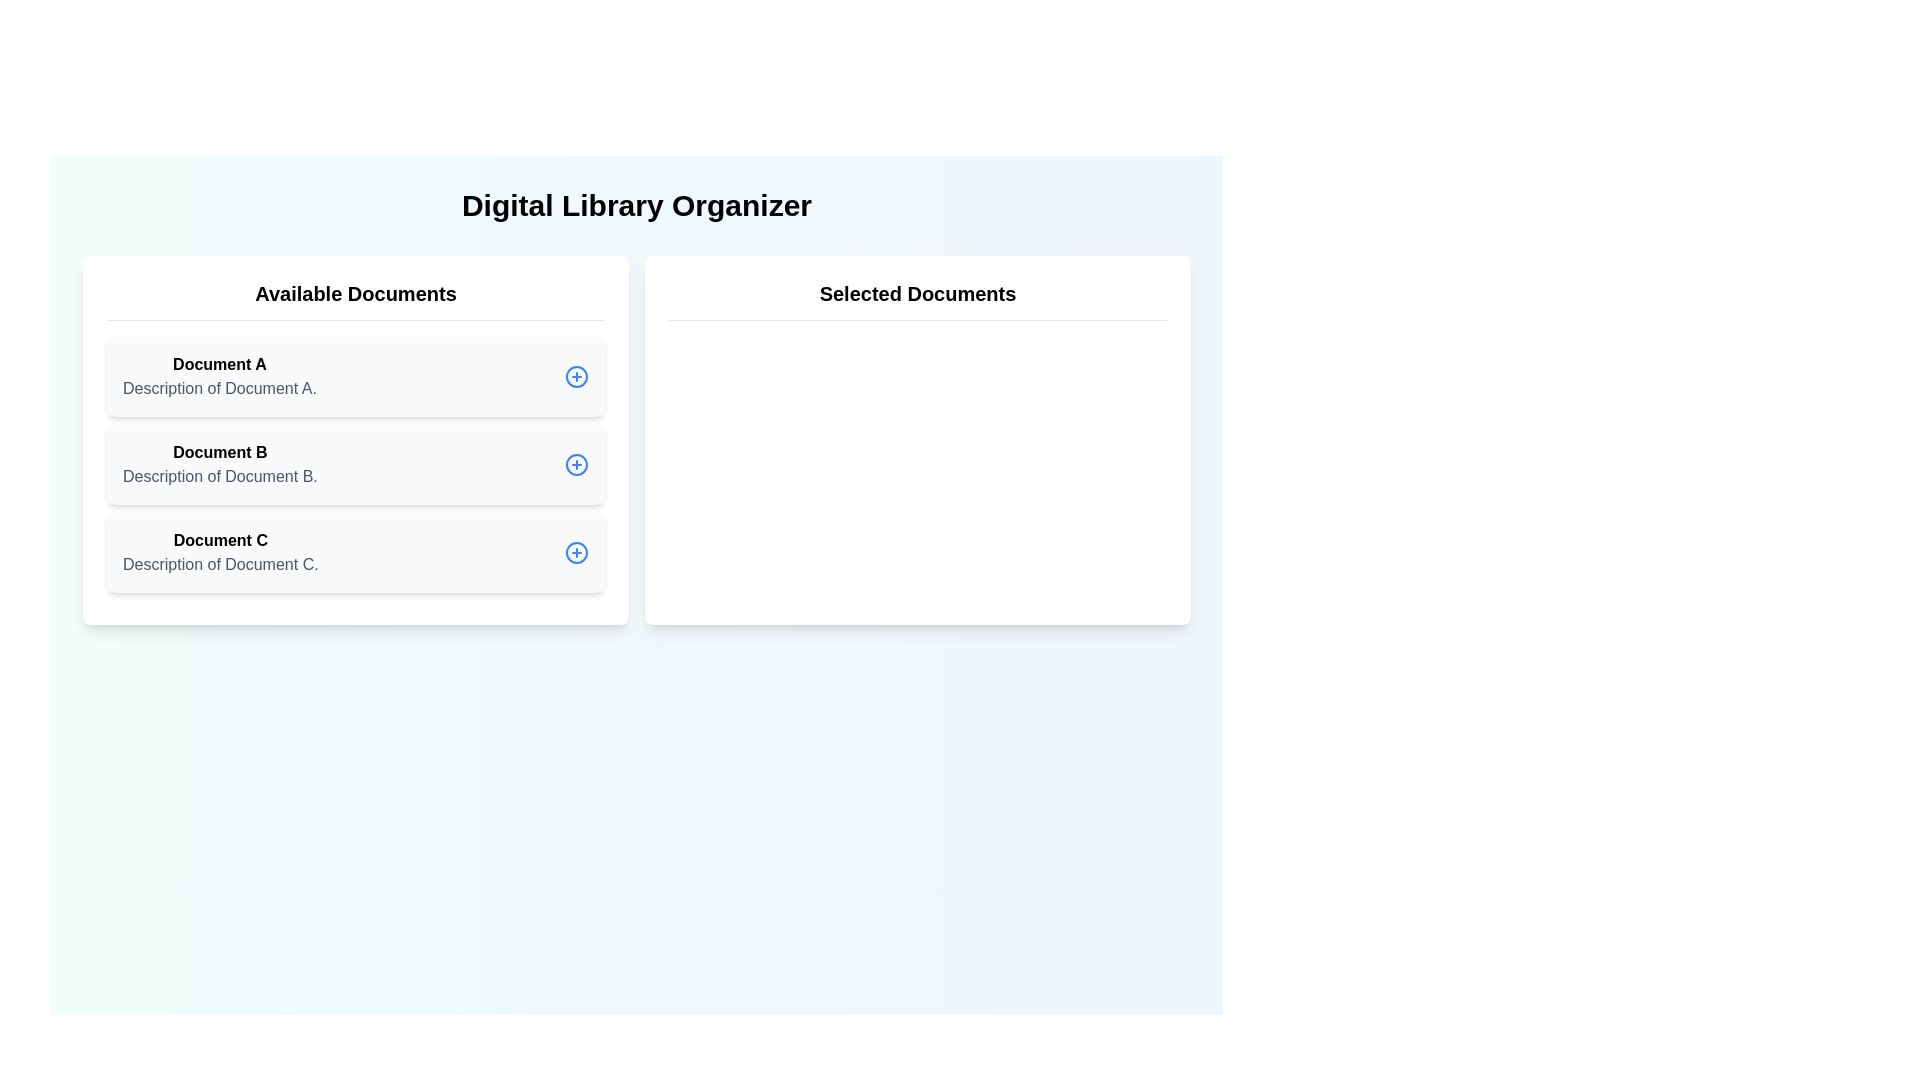 The width and height of the screenshot is (1920, 1080). What do you see at coordinates (220, 477) in the screenshot?
I see `text content of the gray text element that displays 'Description of Document B.' located under the 'Available Documents' section` at bounding box center [220, 477].